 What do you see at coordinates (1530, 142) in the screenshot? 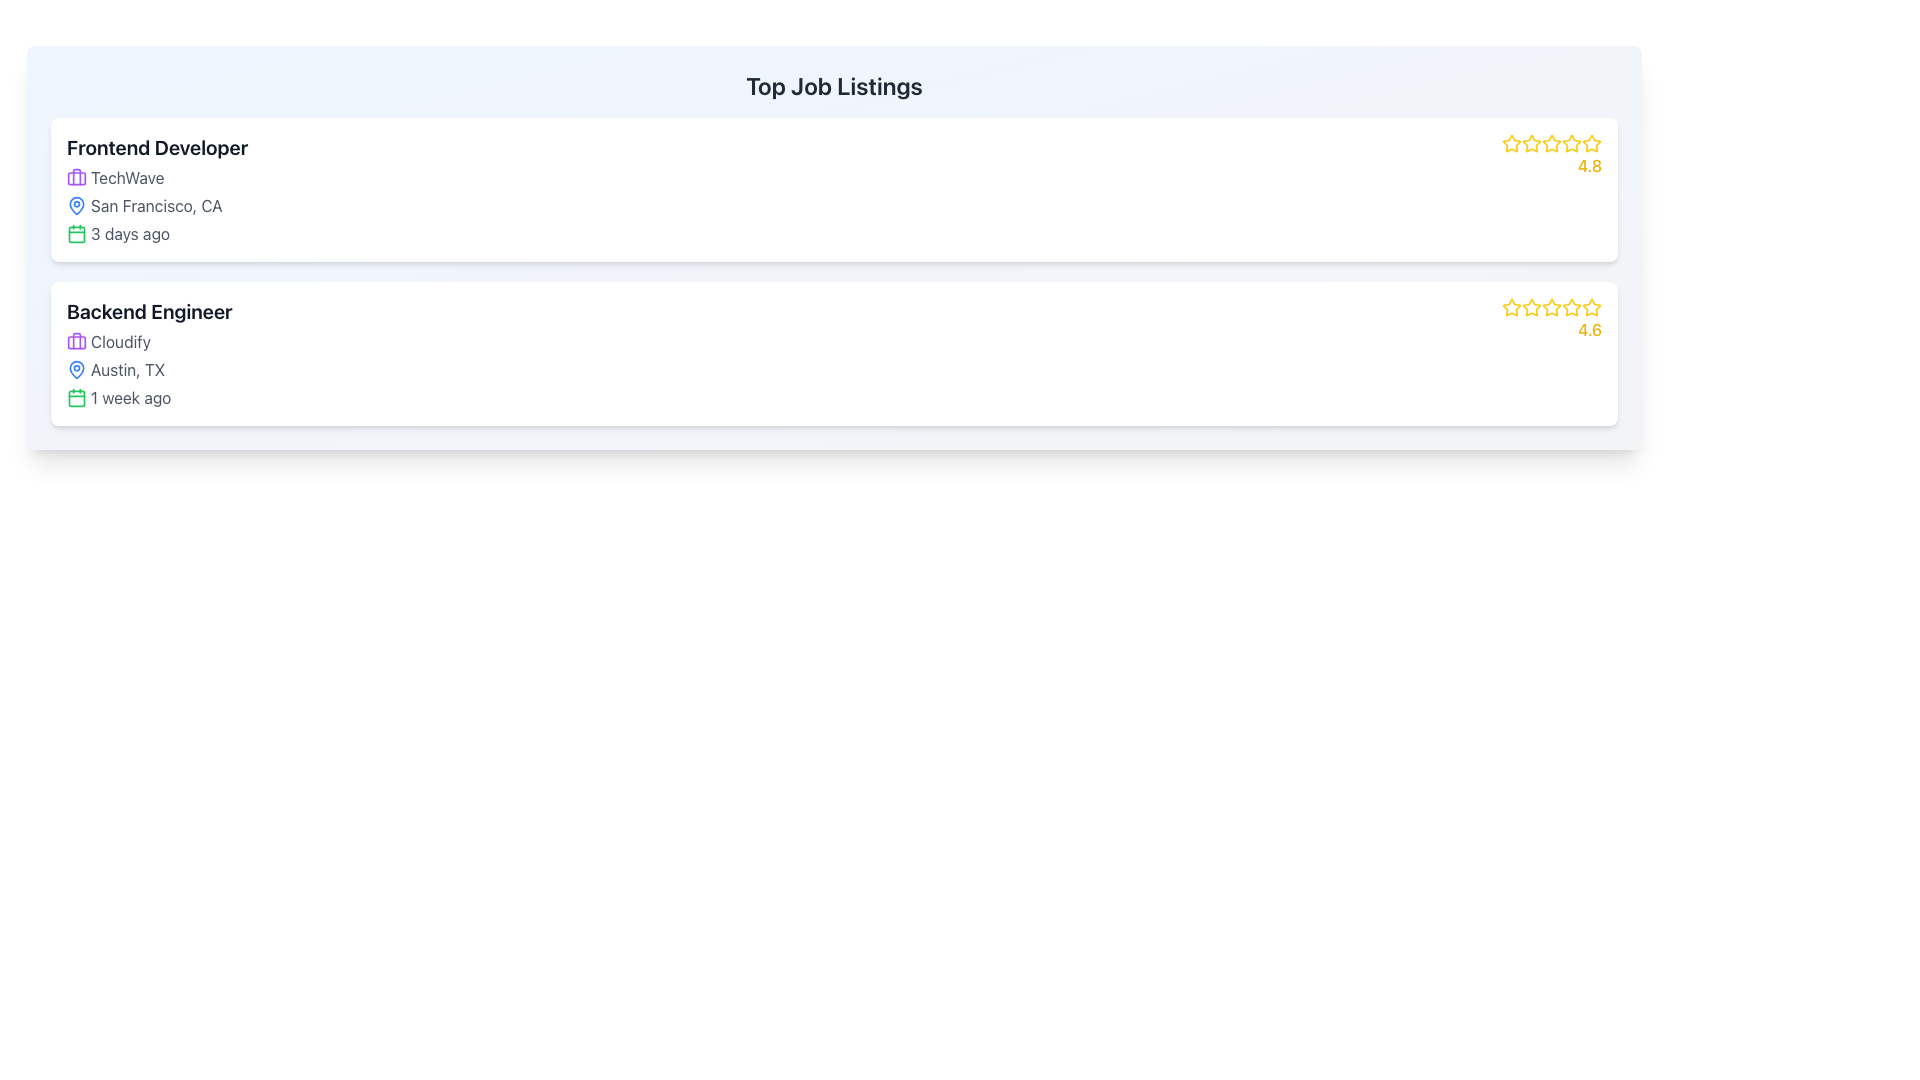
I see `the third yellow outlined star icon in the rating system` at bounding box center [1530, 142].